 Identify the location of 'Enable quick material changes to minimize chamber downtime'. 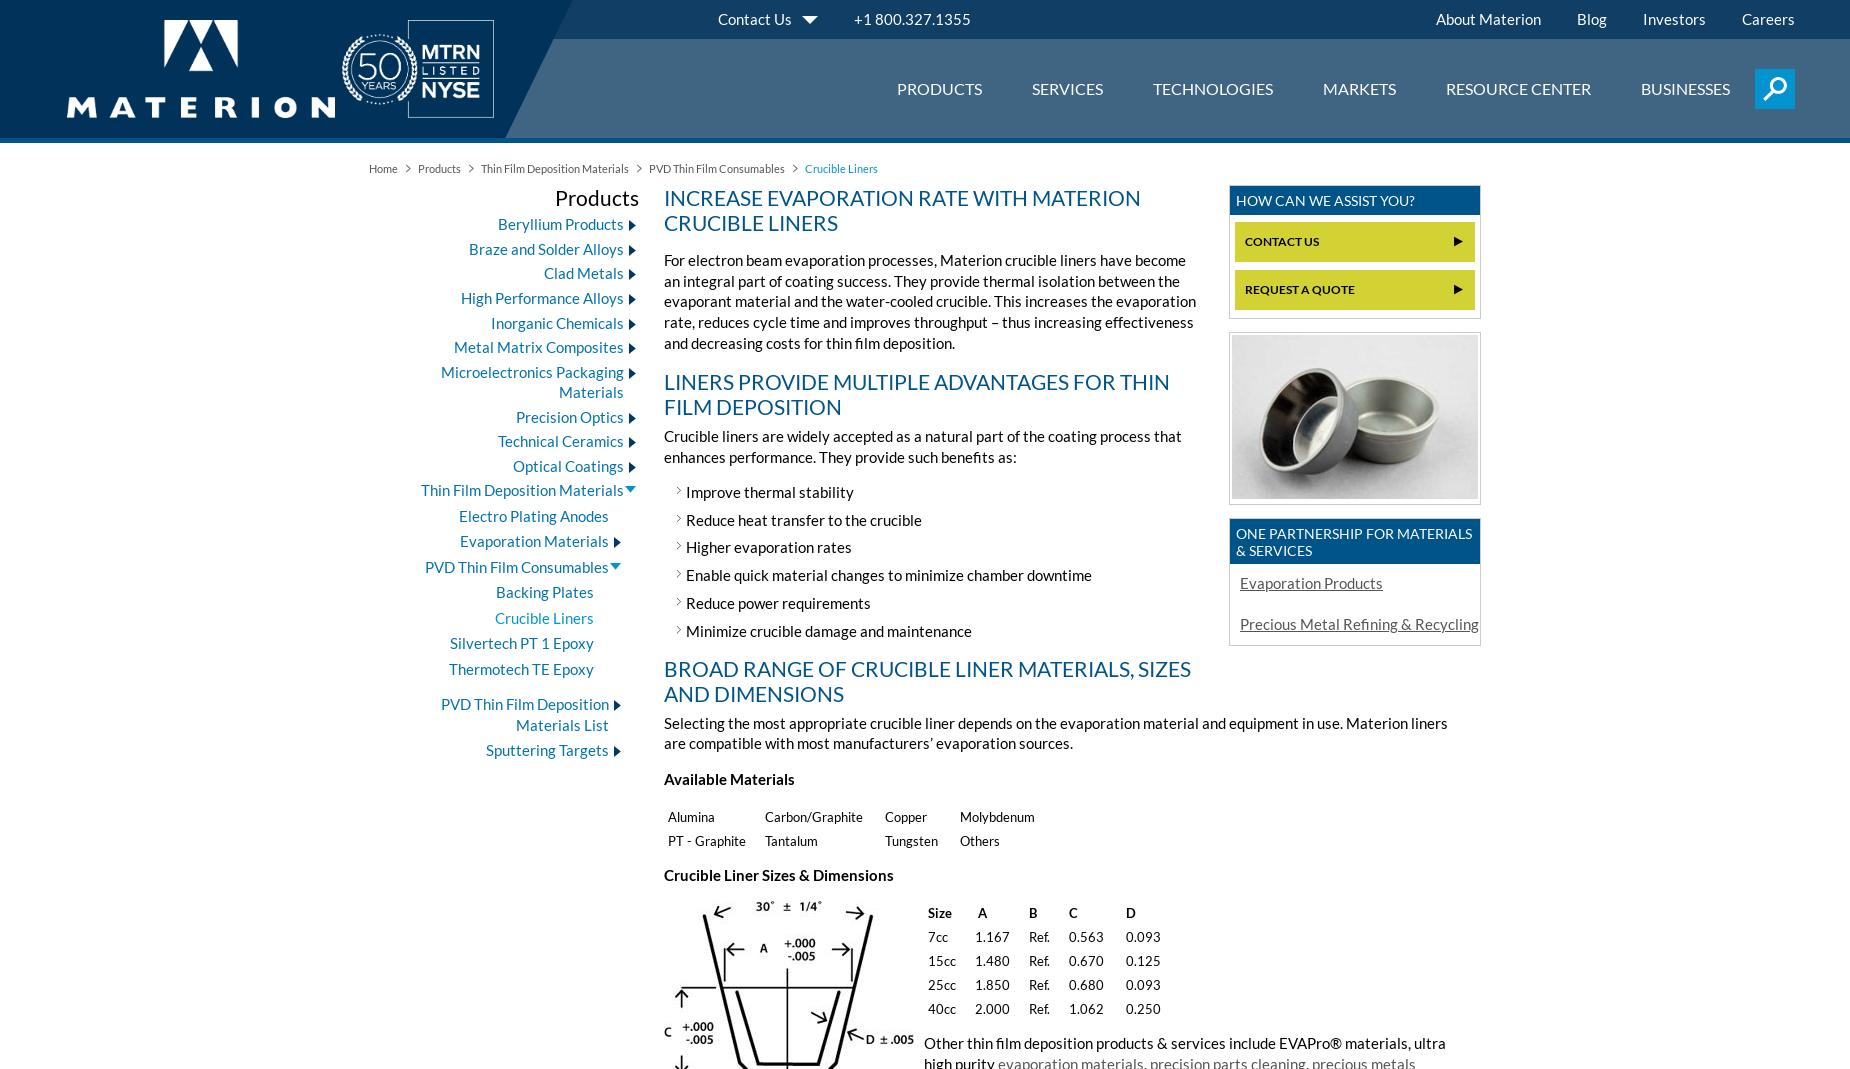
(888, 575).